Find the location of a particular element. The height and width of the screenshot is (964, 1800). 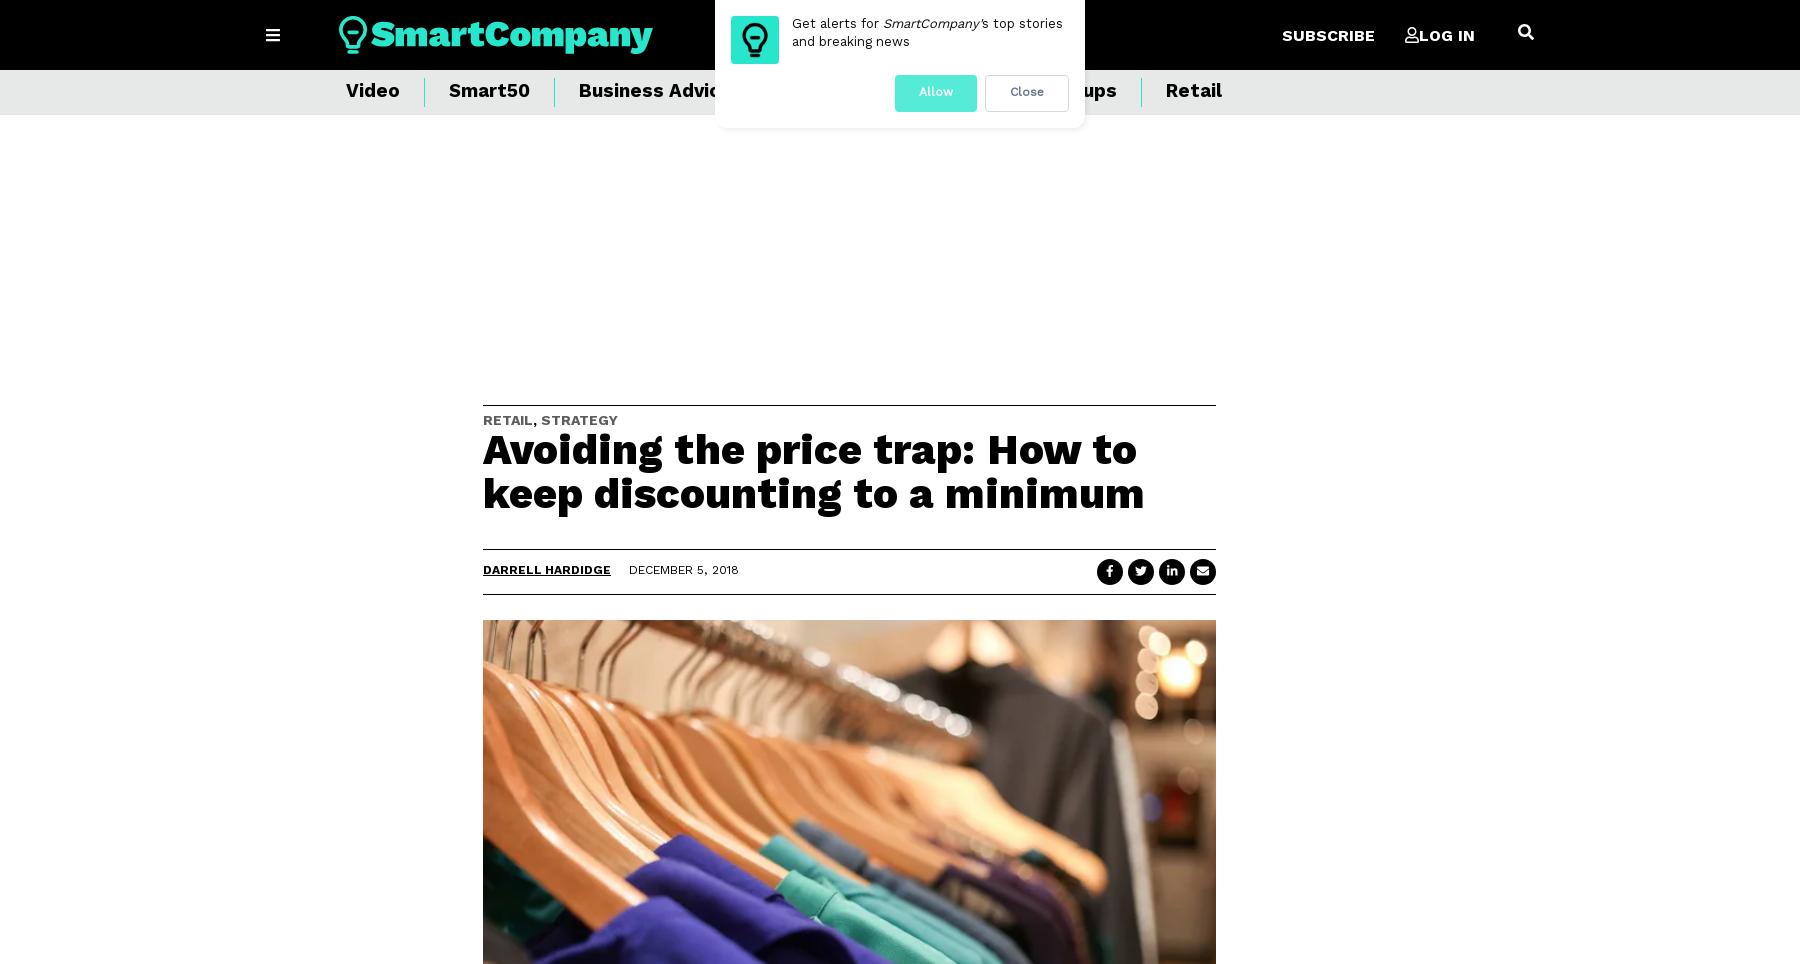

'Events' is located at coordinates (947, 90).